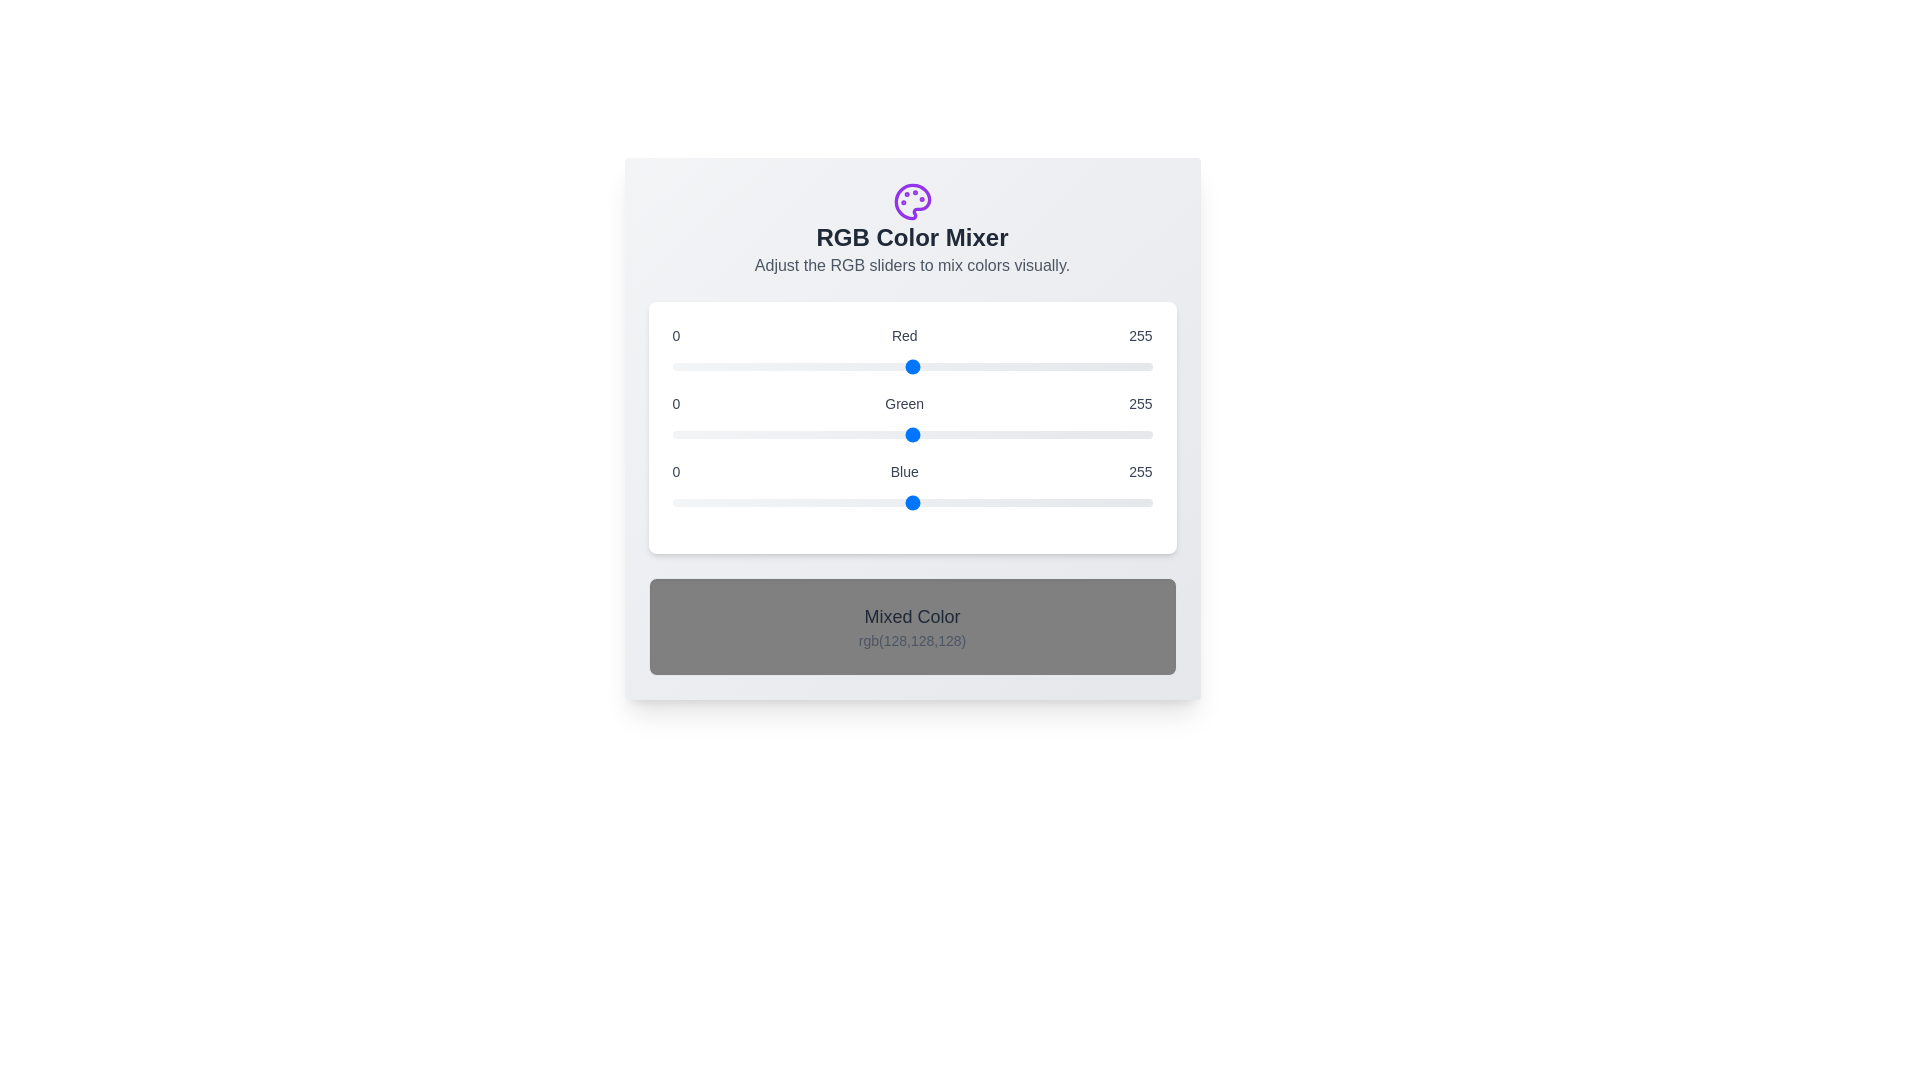  Describe the element at coordinates (704, 434) in the screenshot. I see `the green slider to set the green component to 17` at that location.